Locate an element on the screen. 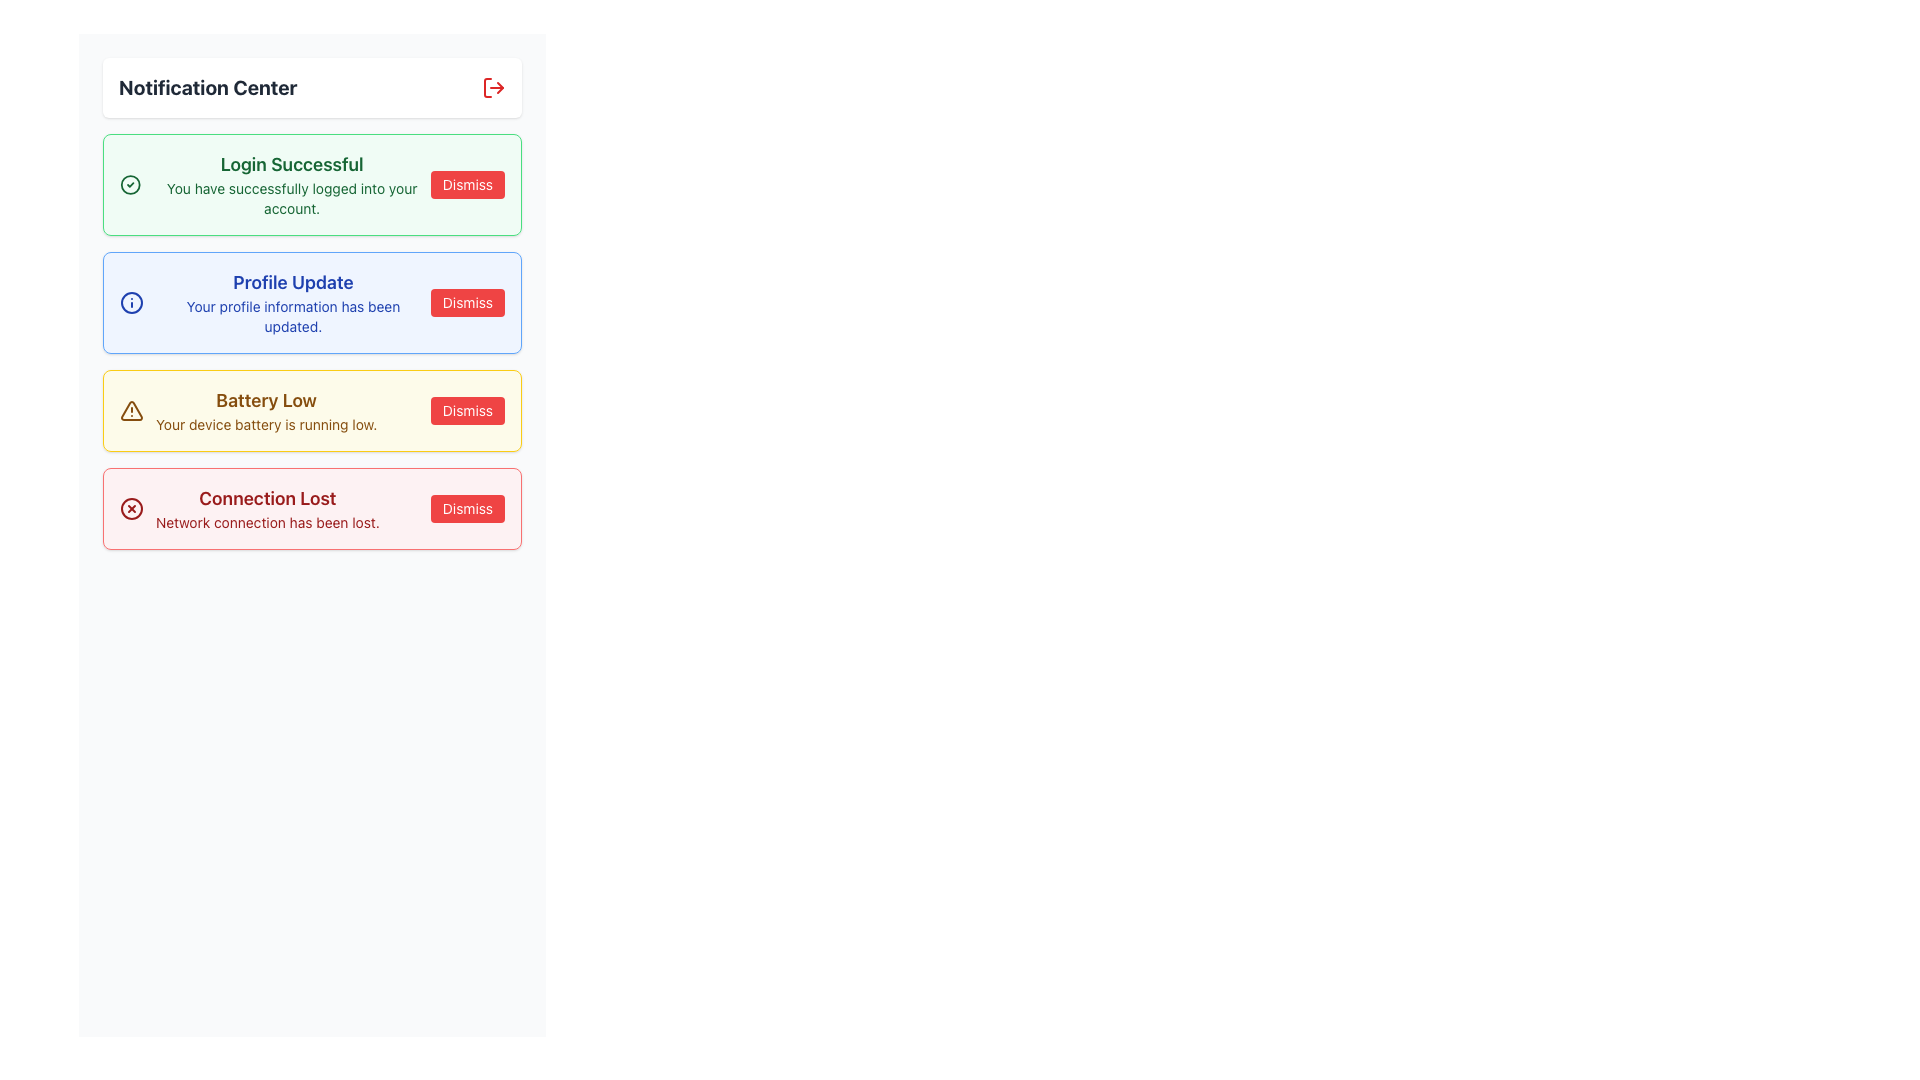 This screenshot has height=1080, width=1920. the 'Dismiss' button located at the far-right end of the 'Connection Lost' notification to observe visual changes is located at coordinates (466, 508).